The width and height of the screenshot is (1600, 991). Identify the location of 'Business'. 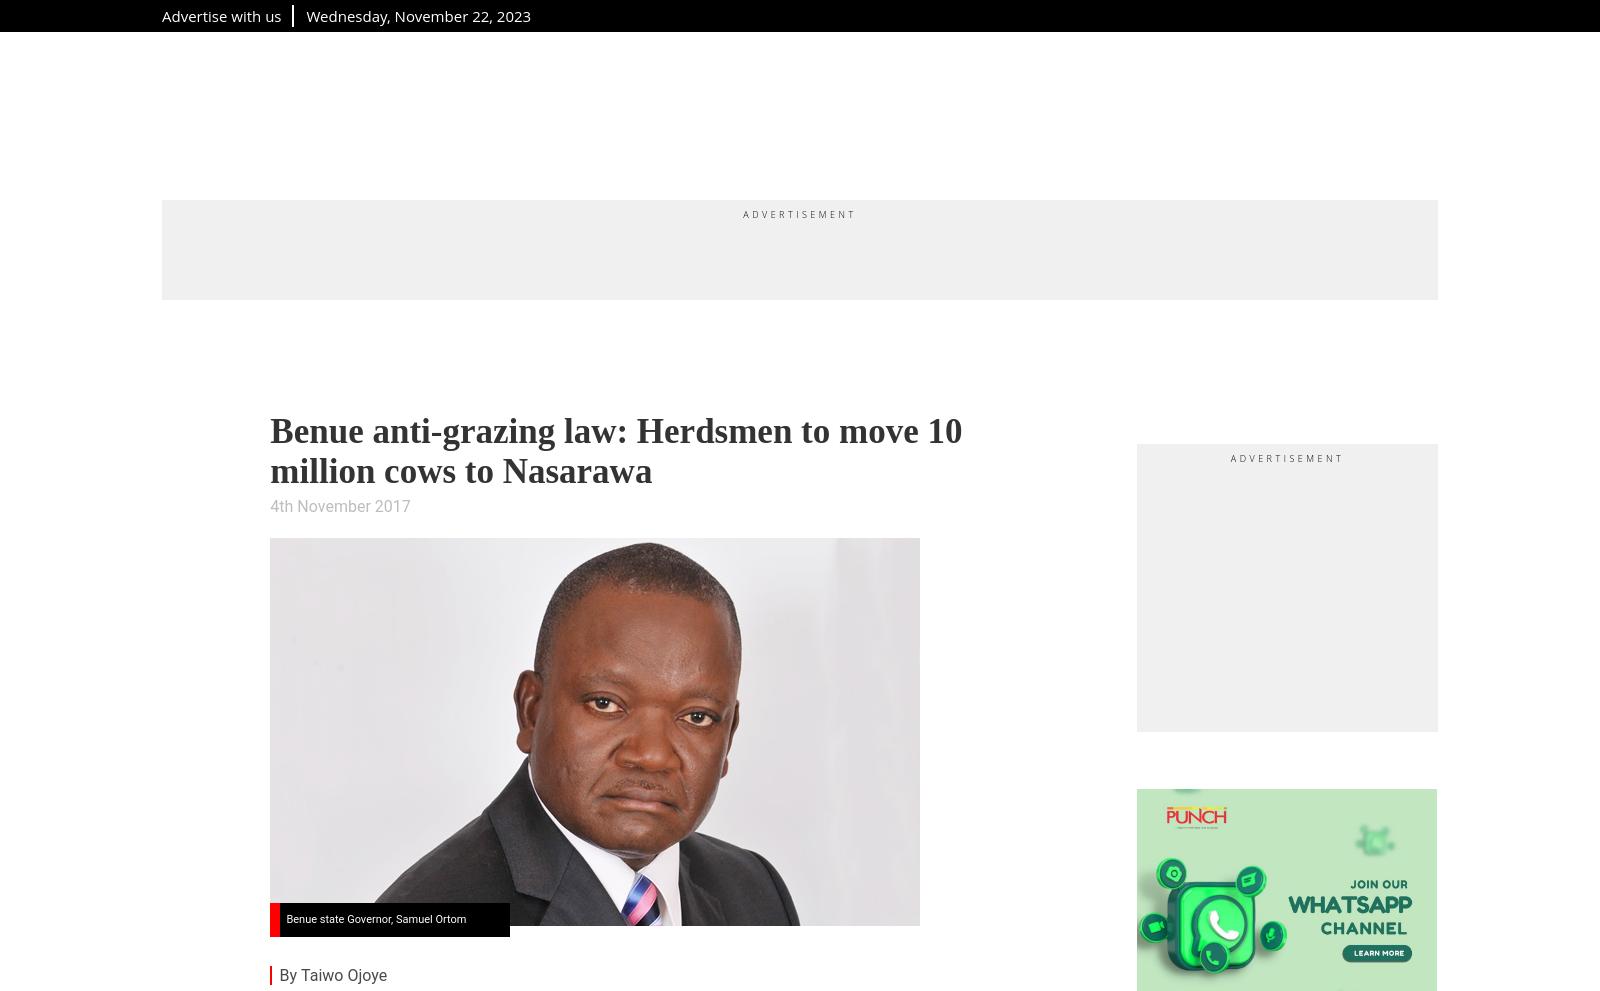
(898, 110).